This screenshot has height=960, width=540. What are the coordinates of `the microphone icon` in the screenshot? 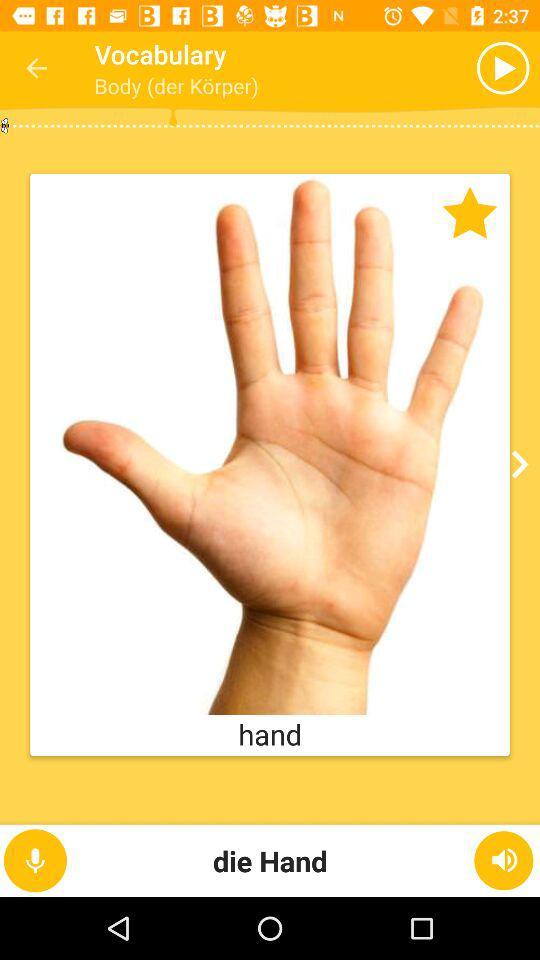 It's located at (35, 859).